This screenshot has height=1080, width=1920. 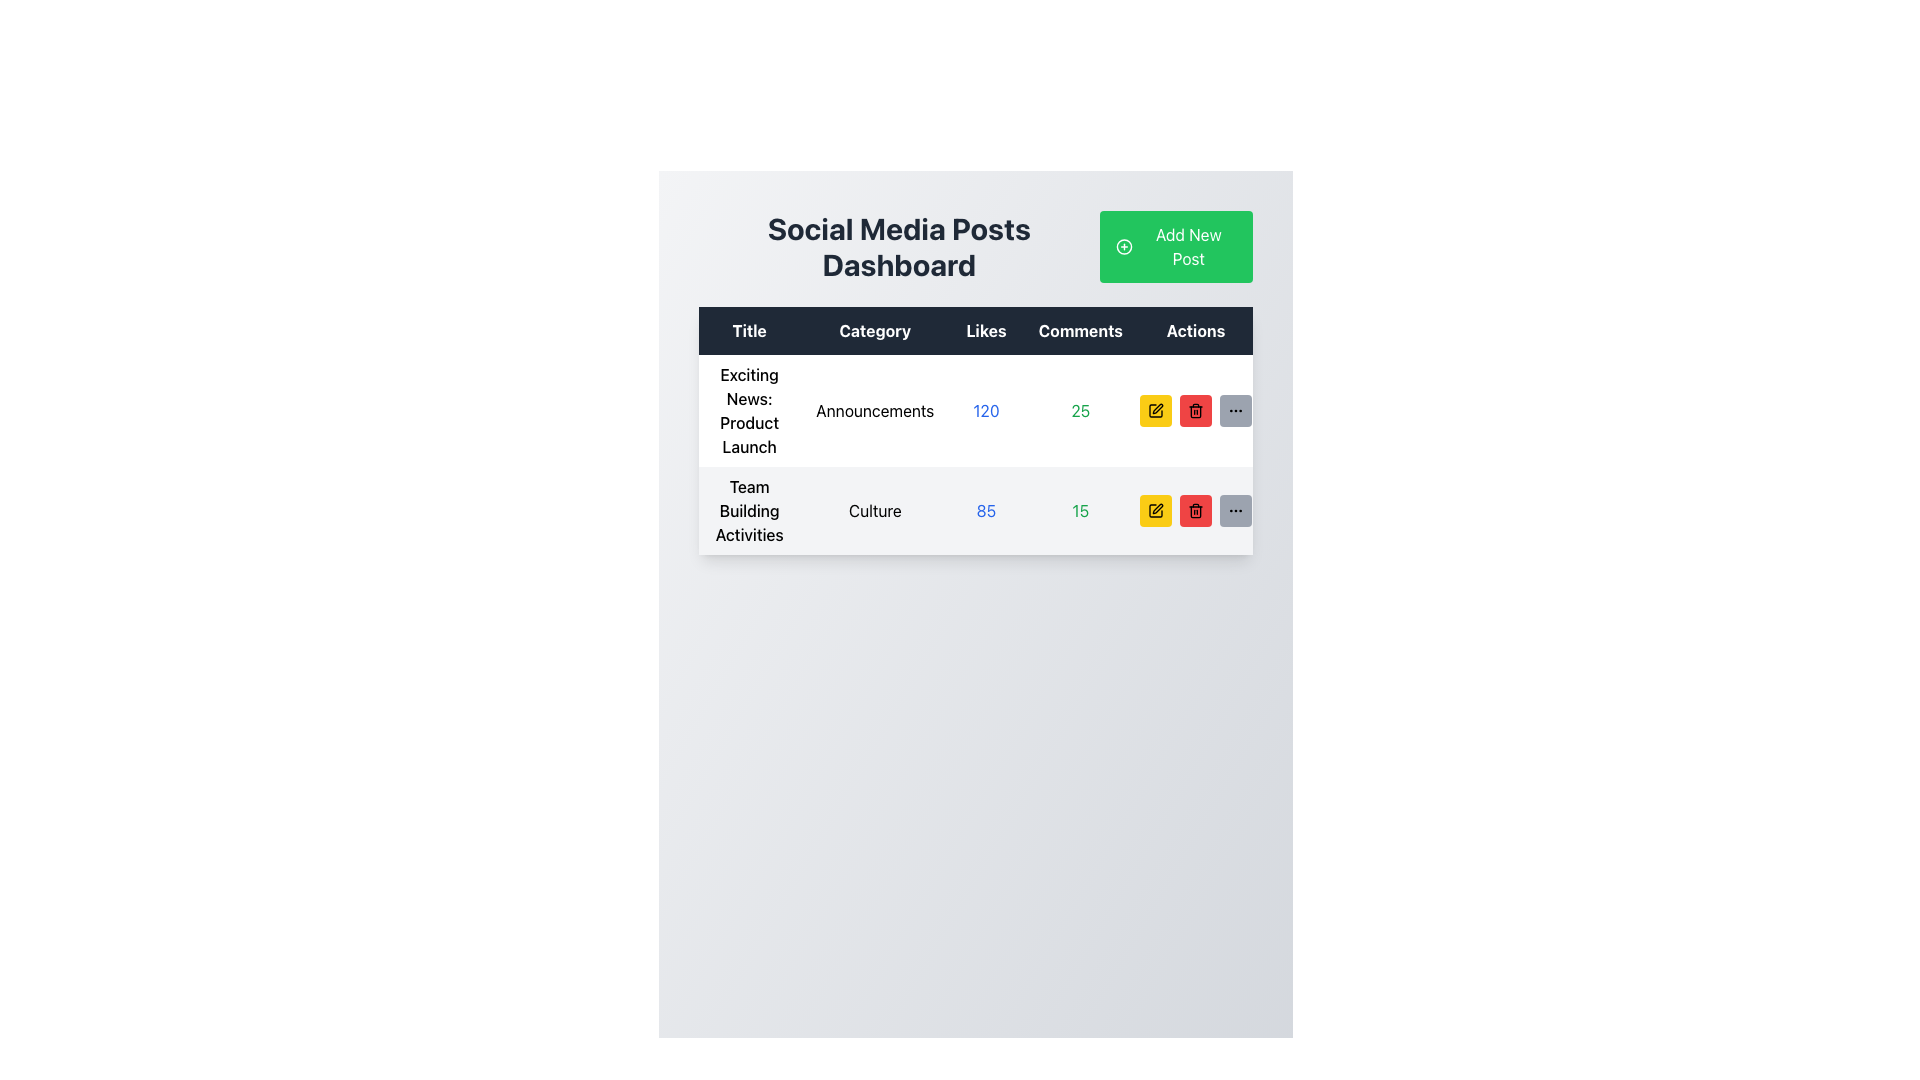 I want to click on the red rectangular delete button with a white trash bin icon, located in the 'Actions' column of the 'Team Building Activities' row, which is the second button among three action buttons, so click(x=1195, y=509).